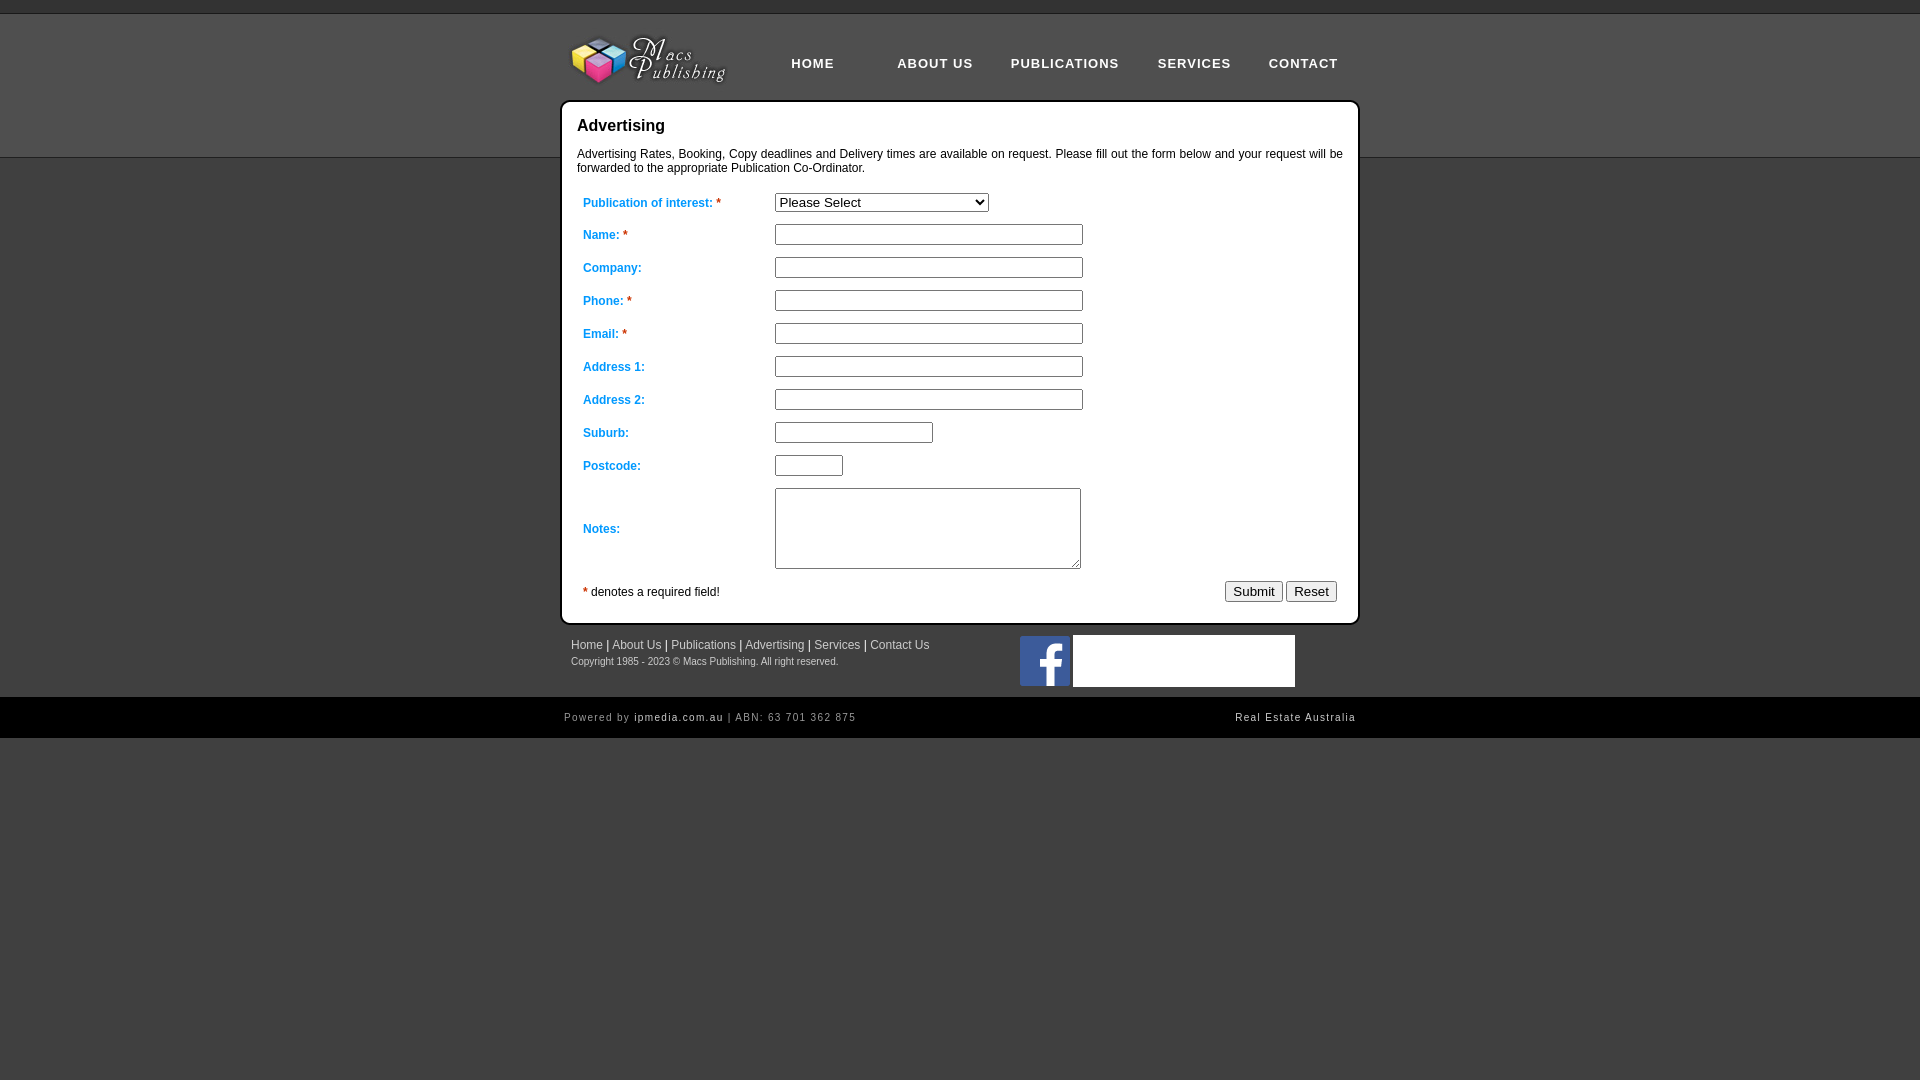  What do you see at coordinates (836, 644) in the screenshot?
I see `'Services'` at bounding box center [836, 644].